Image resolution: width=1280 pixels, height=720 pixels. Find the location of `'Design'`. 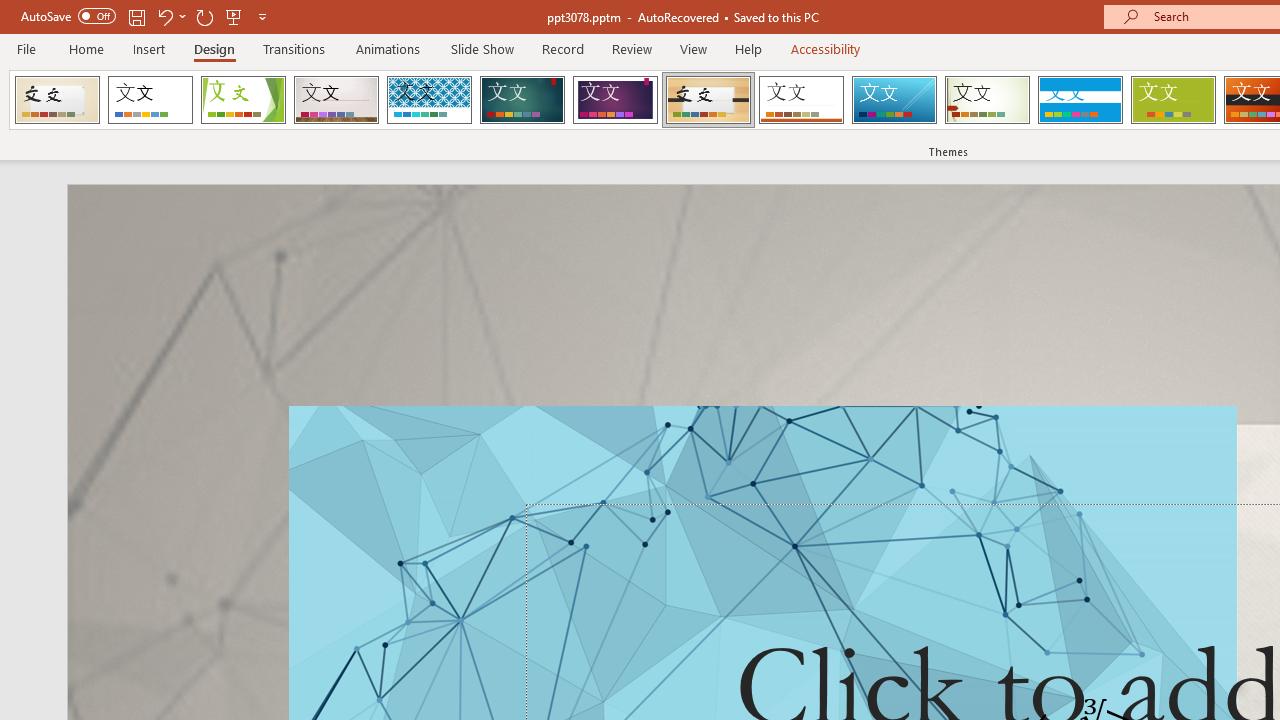

'Design' is located at coordinates (214, 48).